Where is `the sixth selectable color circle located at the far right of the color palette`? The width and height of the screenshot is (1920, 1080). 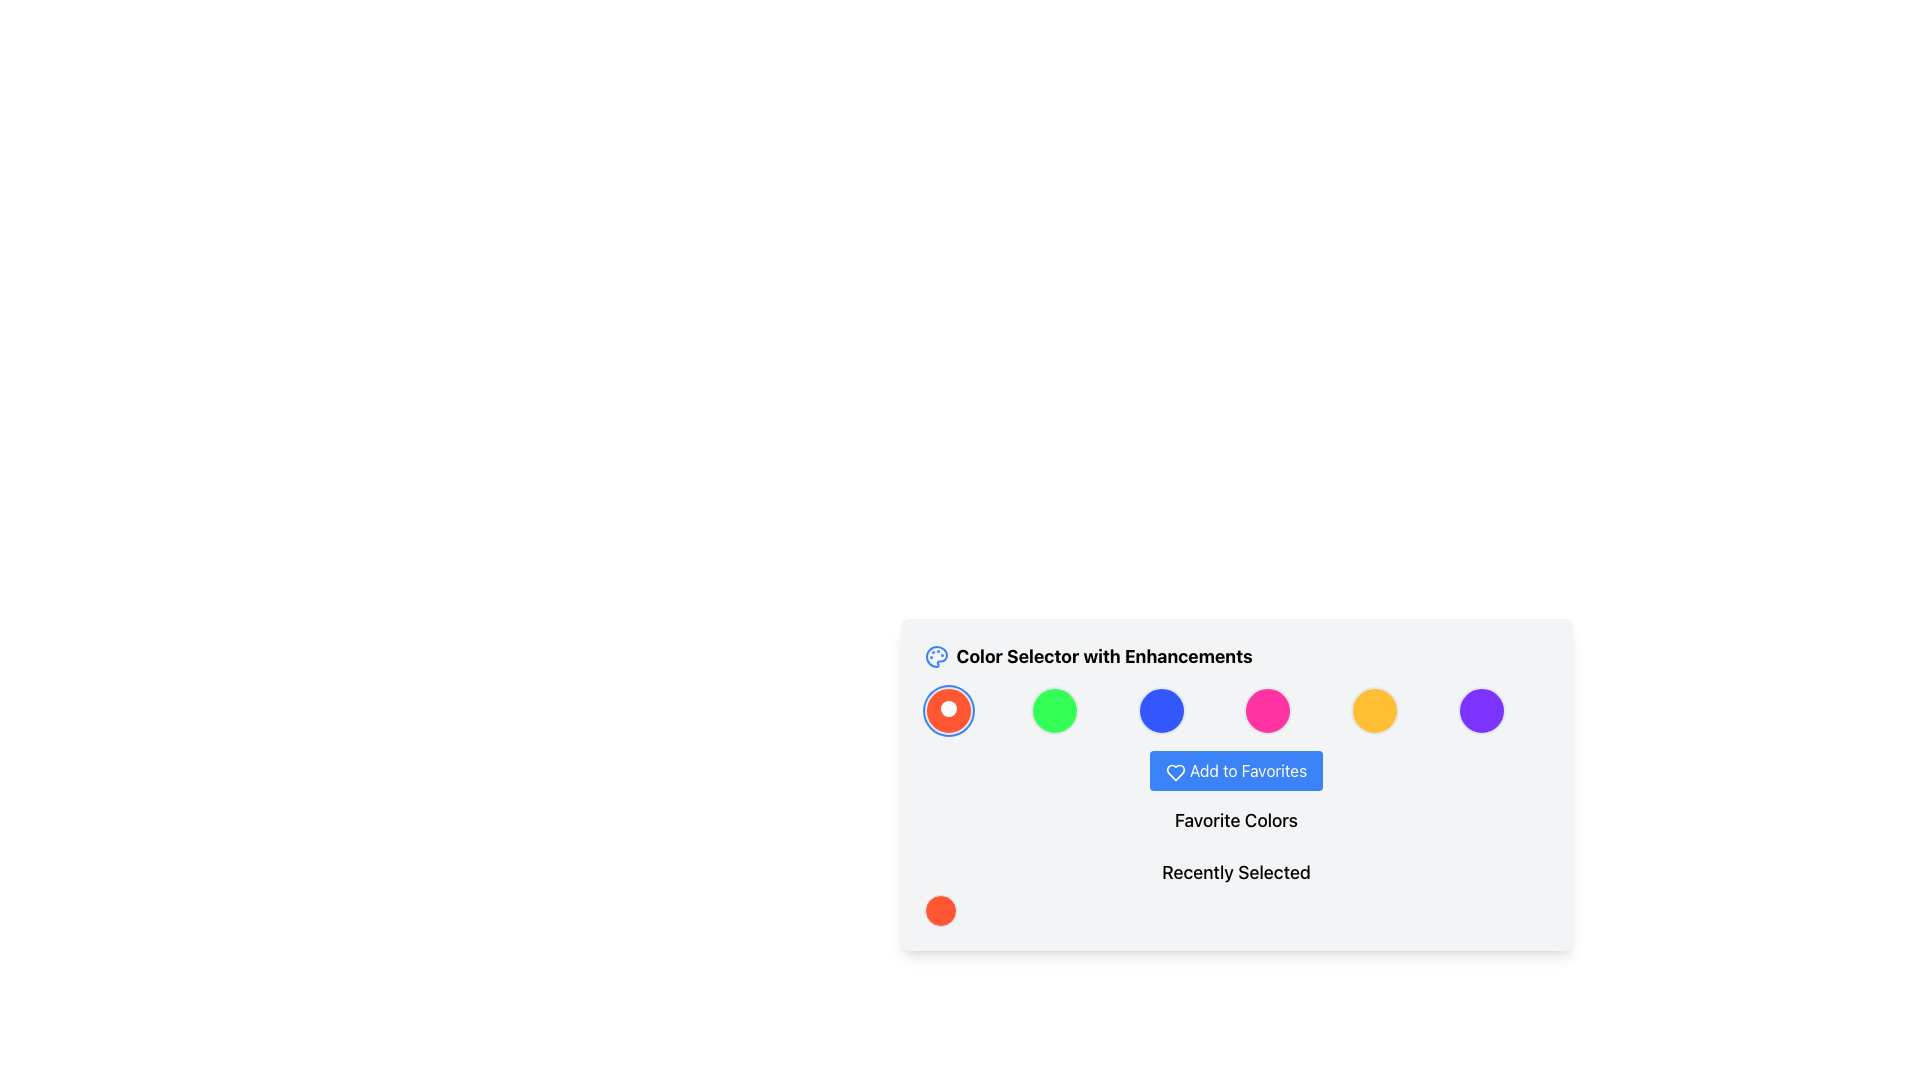
the sixth selectable color circle located at the far right of the color palette is located at coordinates (1481, 709).